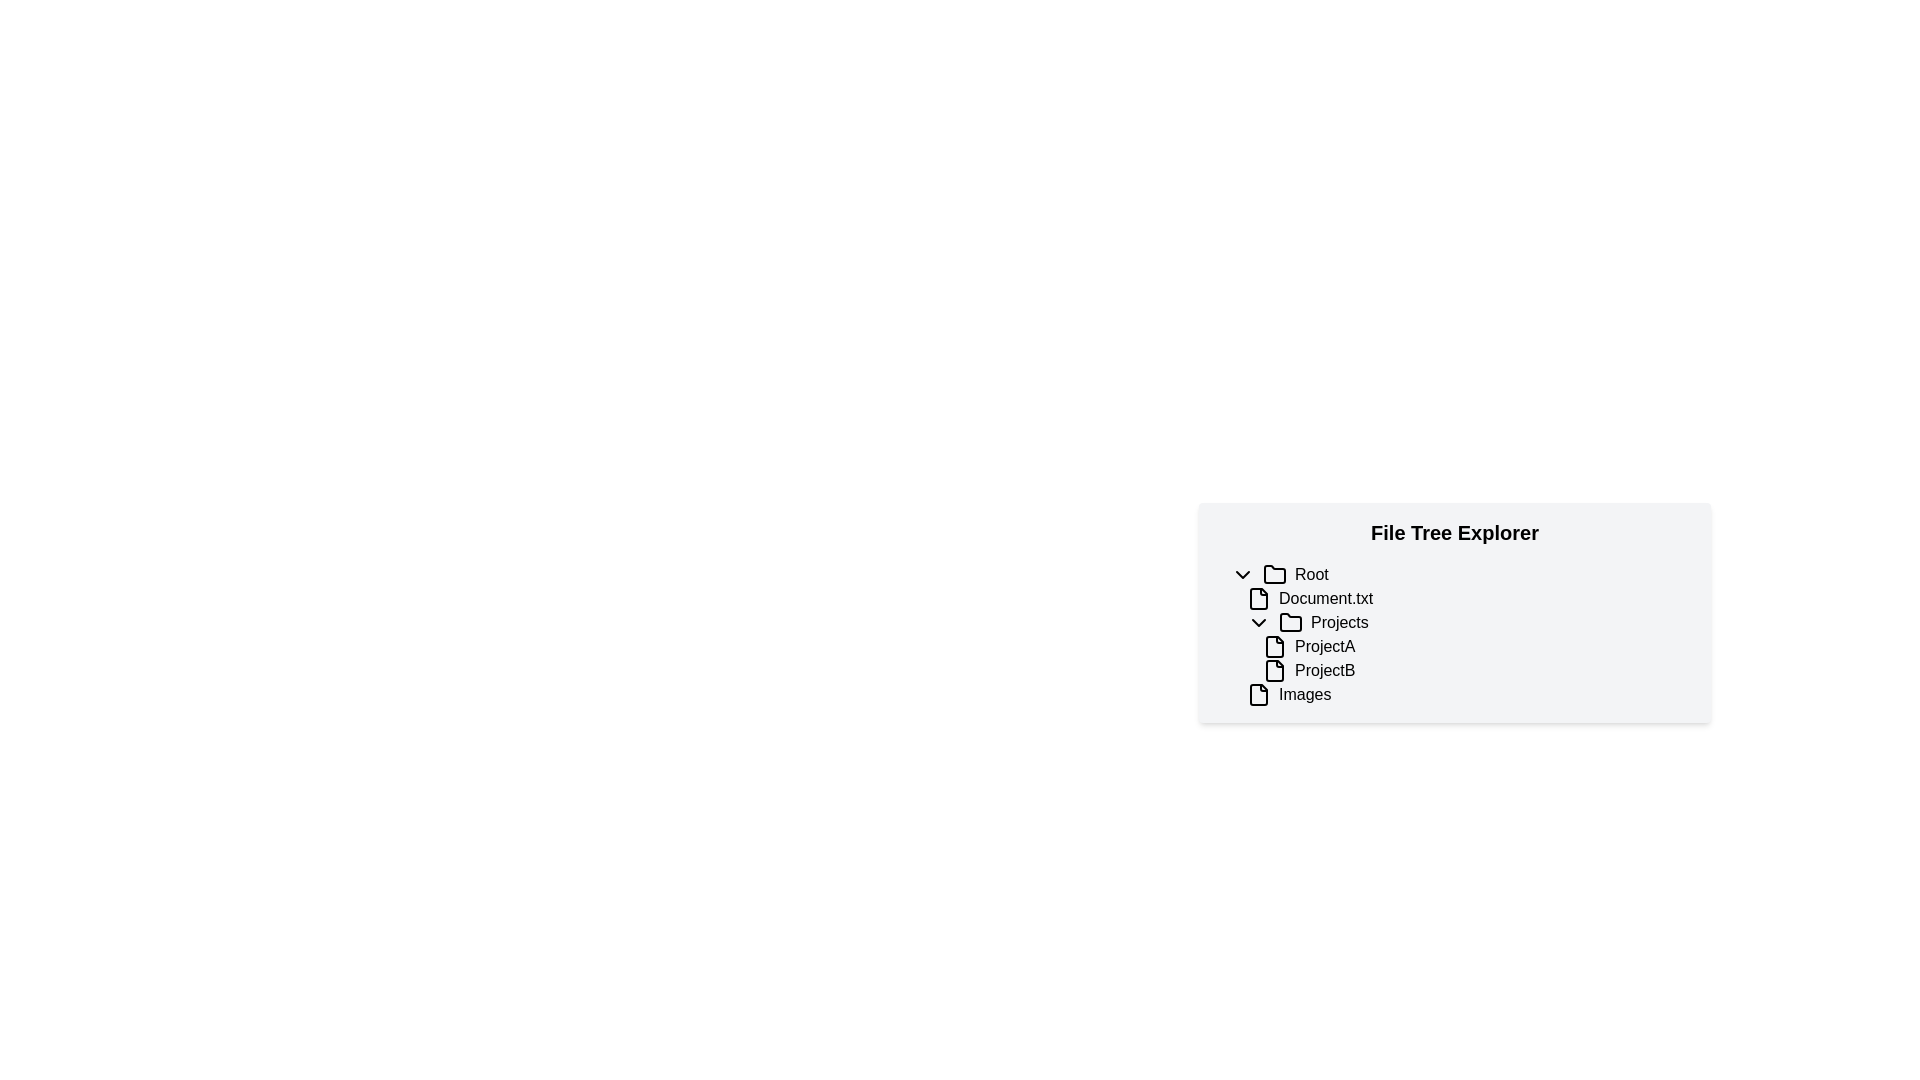 Image resolution: width=1920 pixels, height=1080 pixels. Describe the element at coordinates (1324, 647) in the screenshot. I see `the 'ProjectA' text label in the file explorer` at that location.